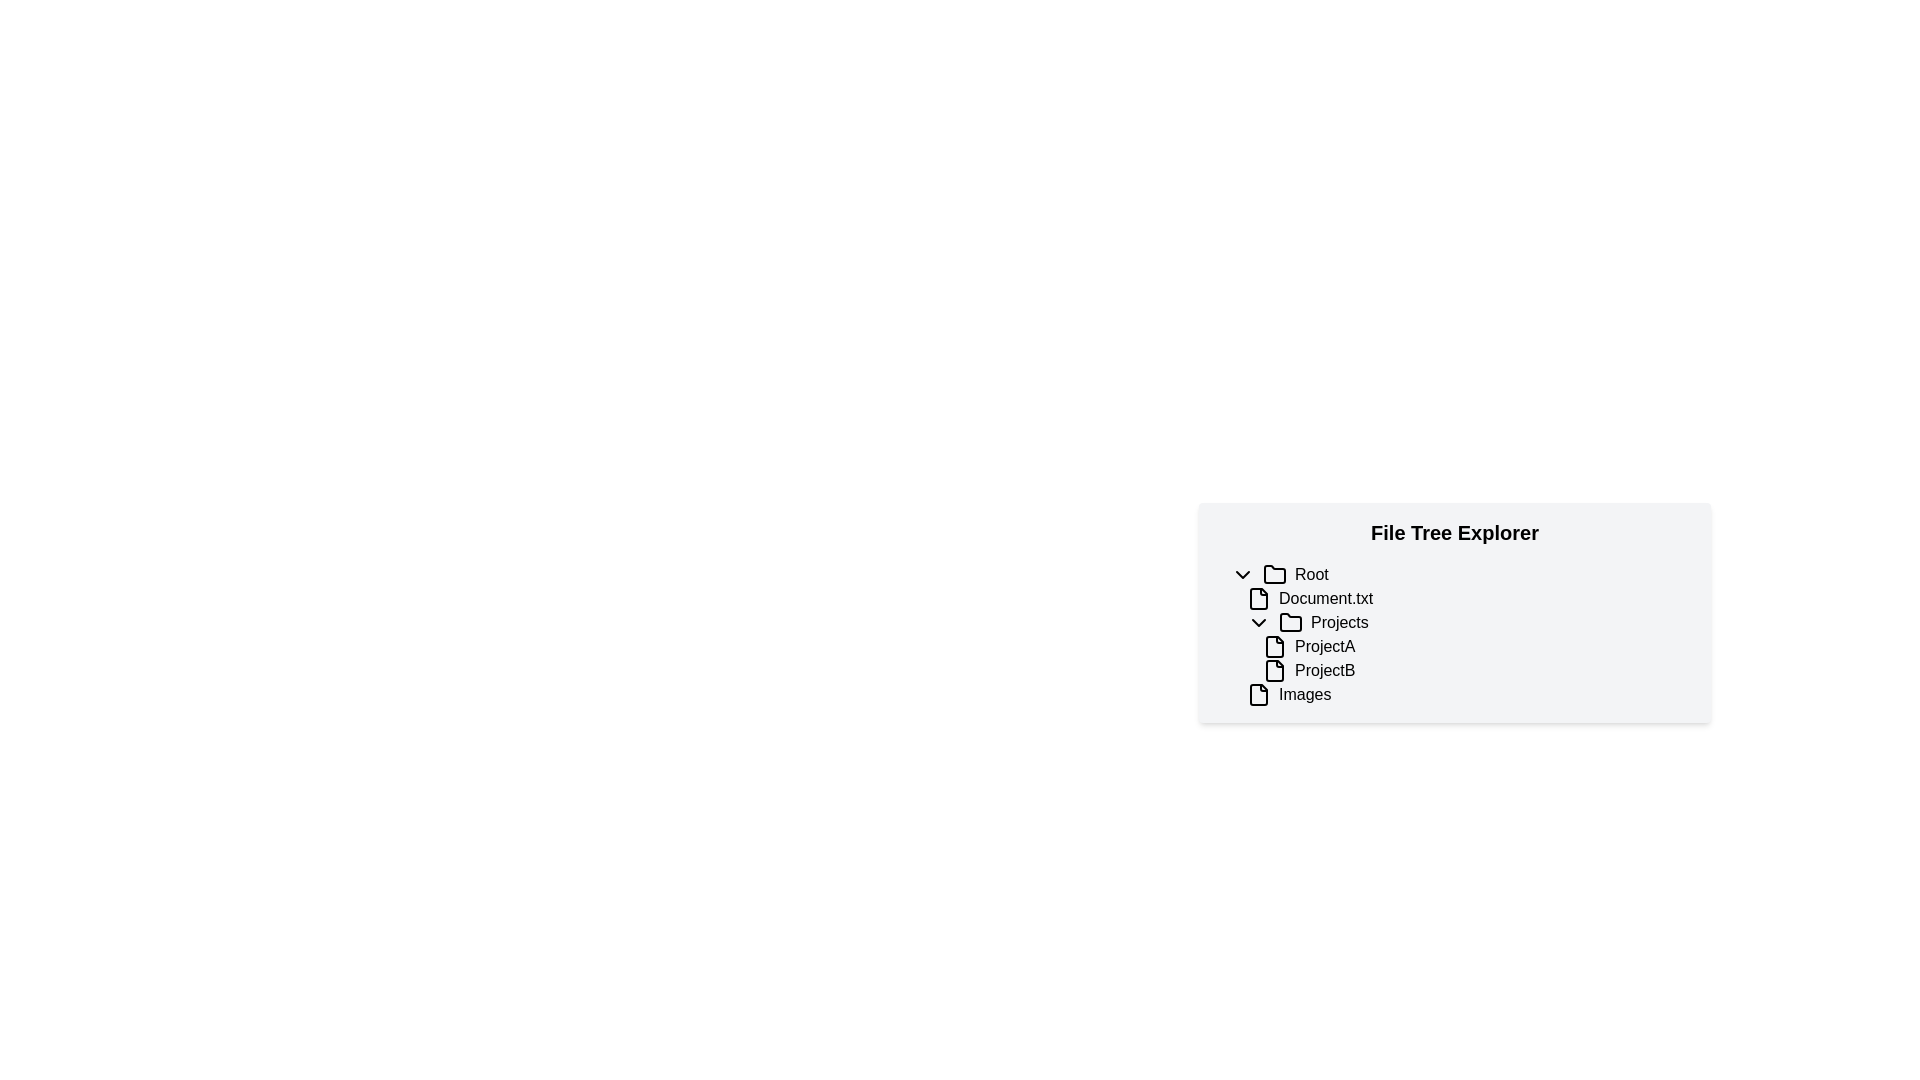 Image resolution: width=1920 pixels, height=1080 pixels. Describe the element at coordinates (1324, 647) in the screenshot. I see `the 'ProjectA' text label in the file explorer` at that location.